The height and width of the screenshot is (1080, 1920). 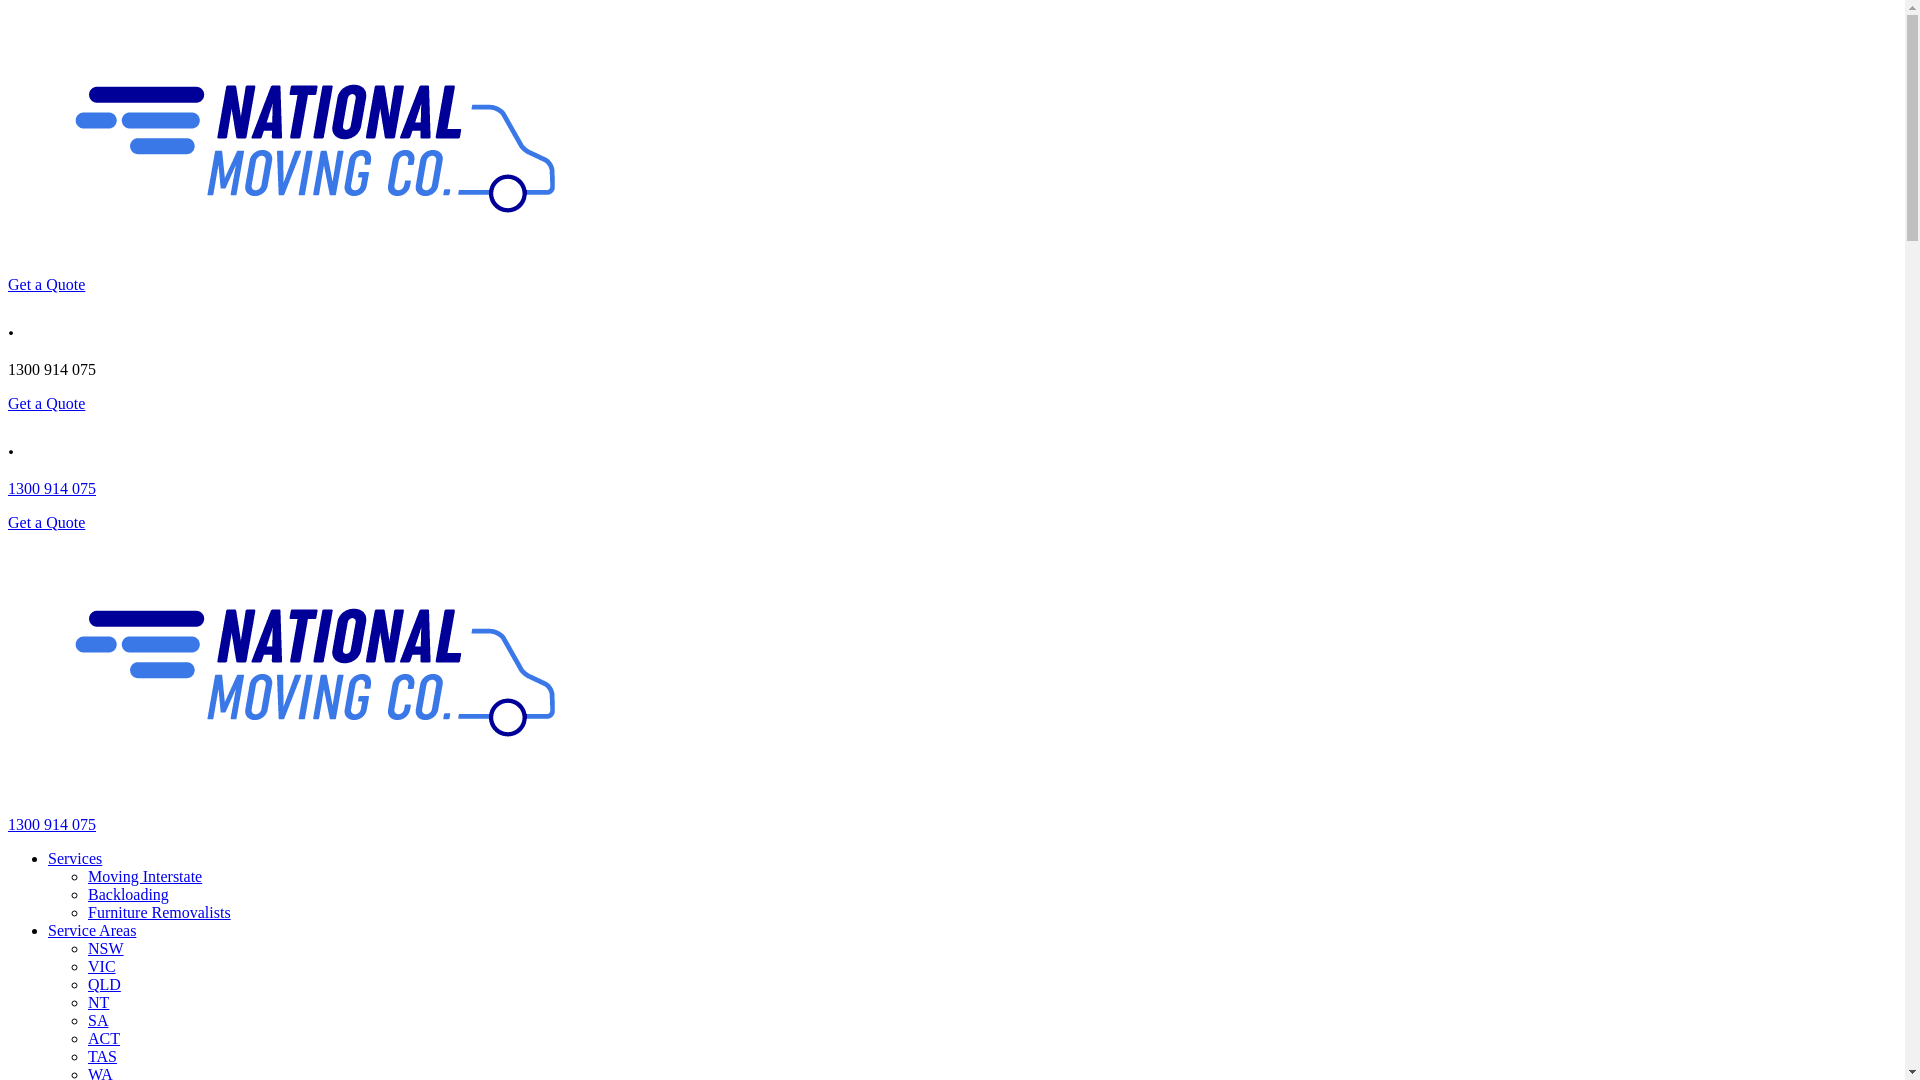 I want to click on 'Get a Quote', so click(x=46, y=403).